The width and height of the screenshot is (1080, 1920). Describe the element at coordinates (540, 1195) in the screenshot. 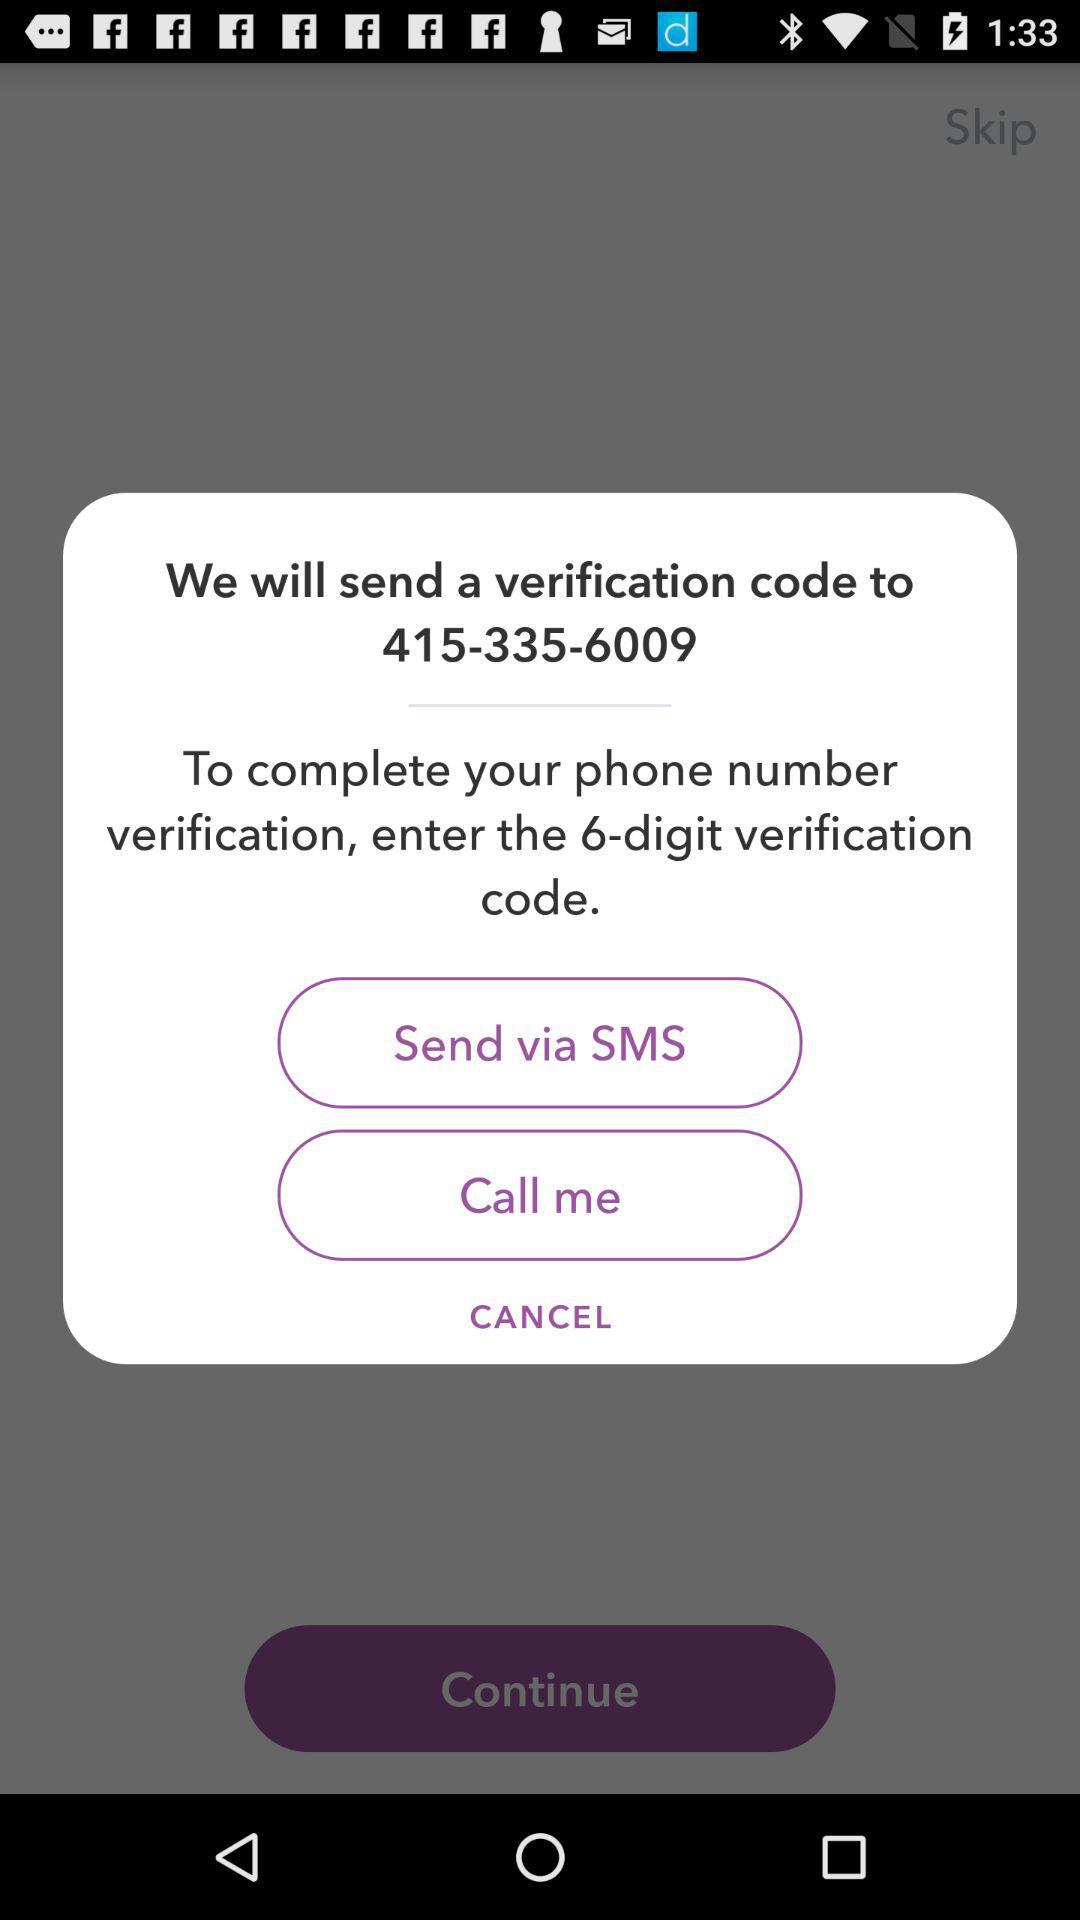

I see `item above the cancel` at that location.